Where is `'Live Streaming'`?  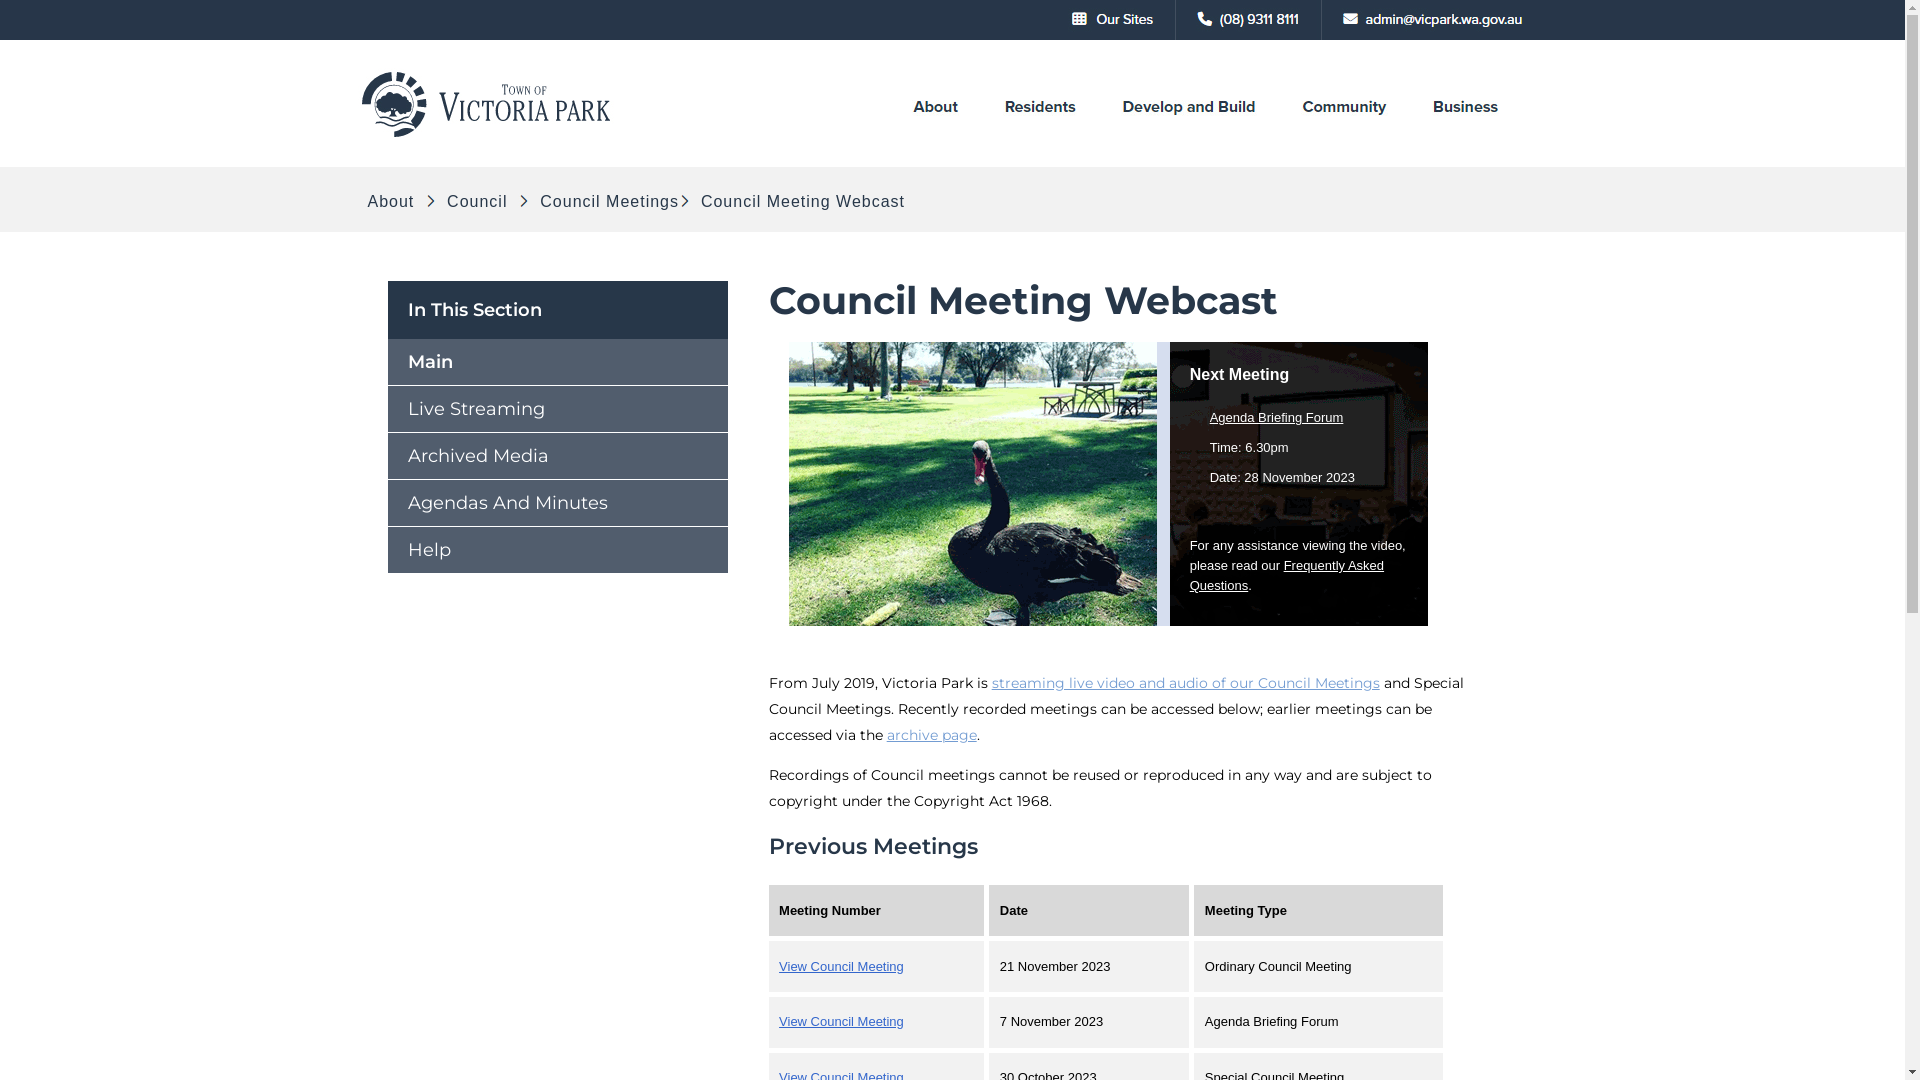
'Live Streaming' is located at coordinates (557, 407).